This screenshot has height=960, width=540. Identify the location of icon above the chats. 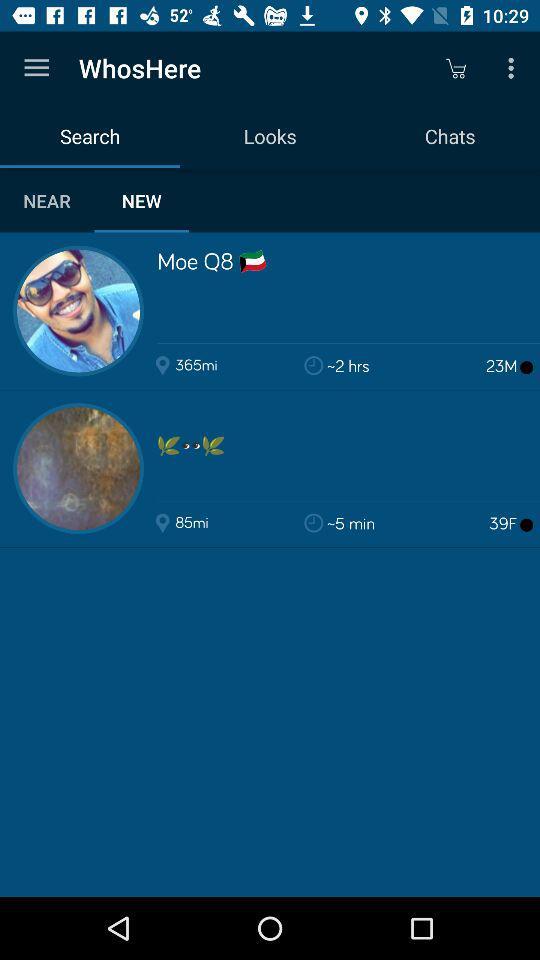
(513, 68).